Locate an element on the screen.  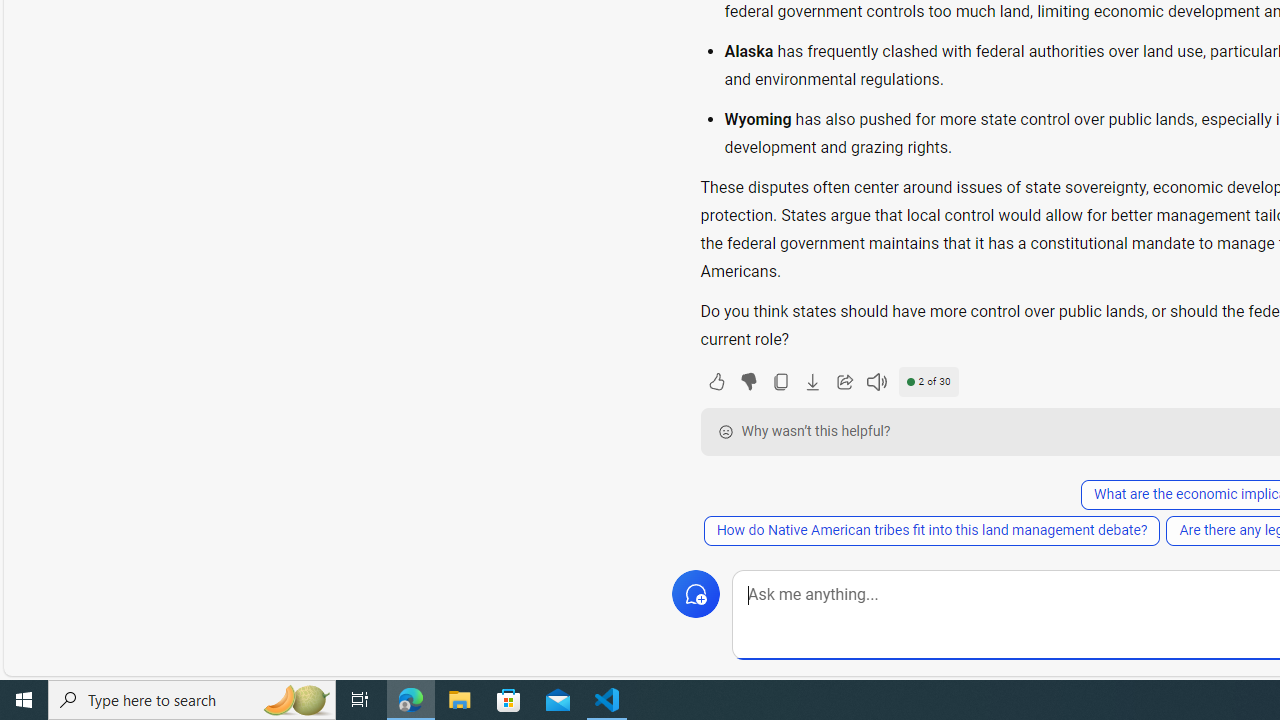
'Share' is located at coordinates (844, 381).